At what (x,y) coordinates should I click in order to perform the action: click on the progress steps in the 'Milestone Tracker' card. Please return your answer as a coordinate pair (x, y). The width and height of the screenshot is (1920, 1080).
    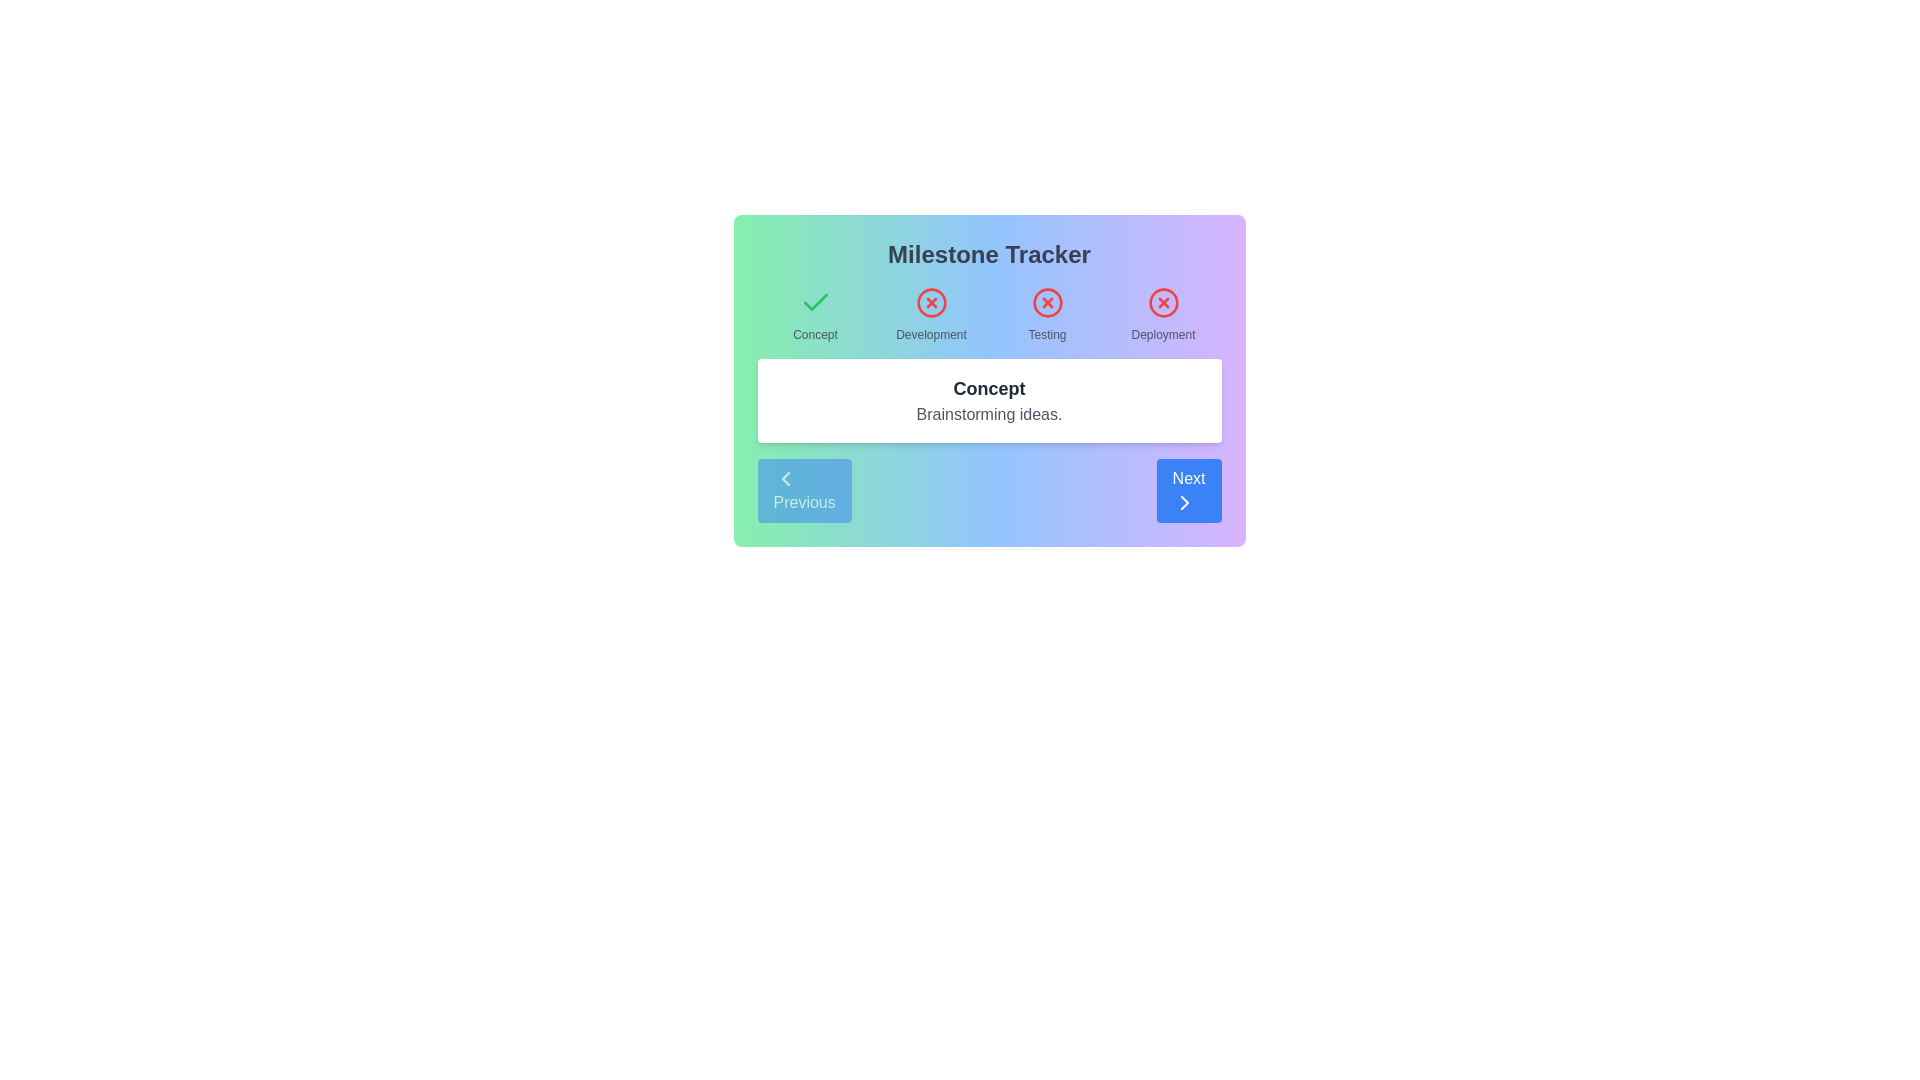
    Looking at the image, I should click on (989, 381).